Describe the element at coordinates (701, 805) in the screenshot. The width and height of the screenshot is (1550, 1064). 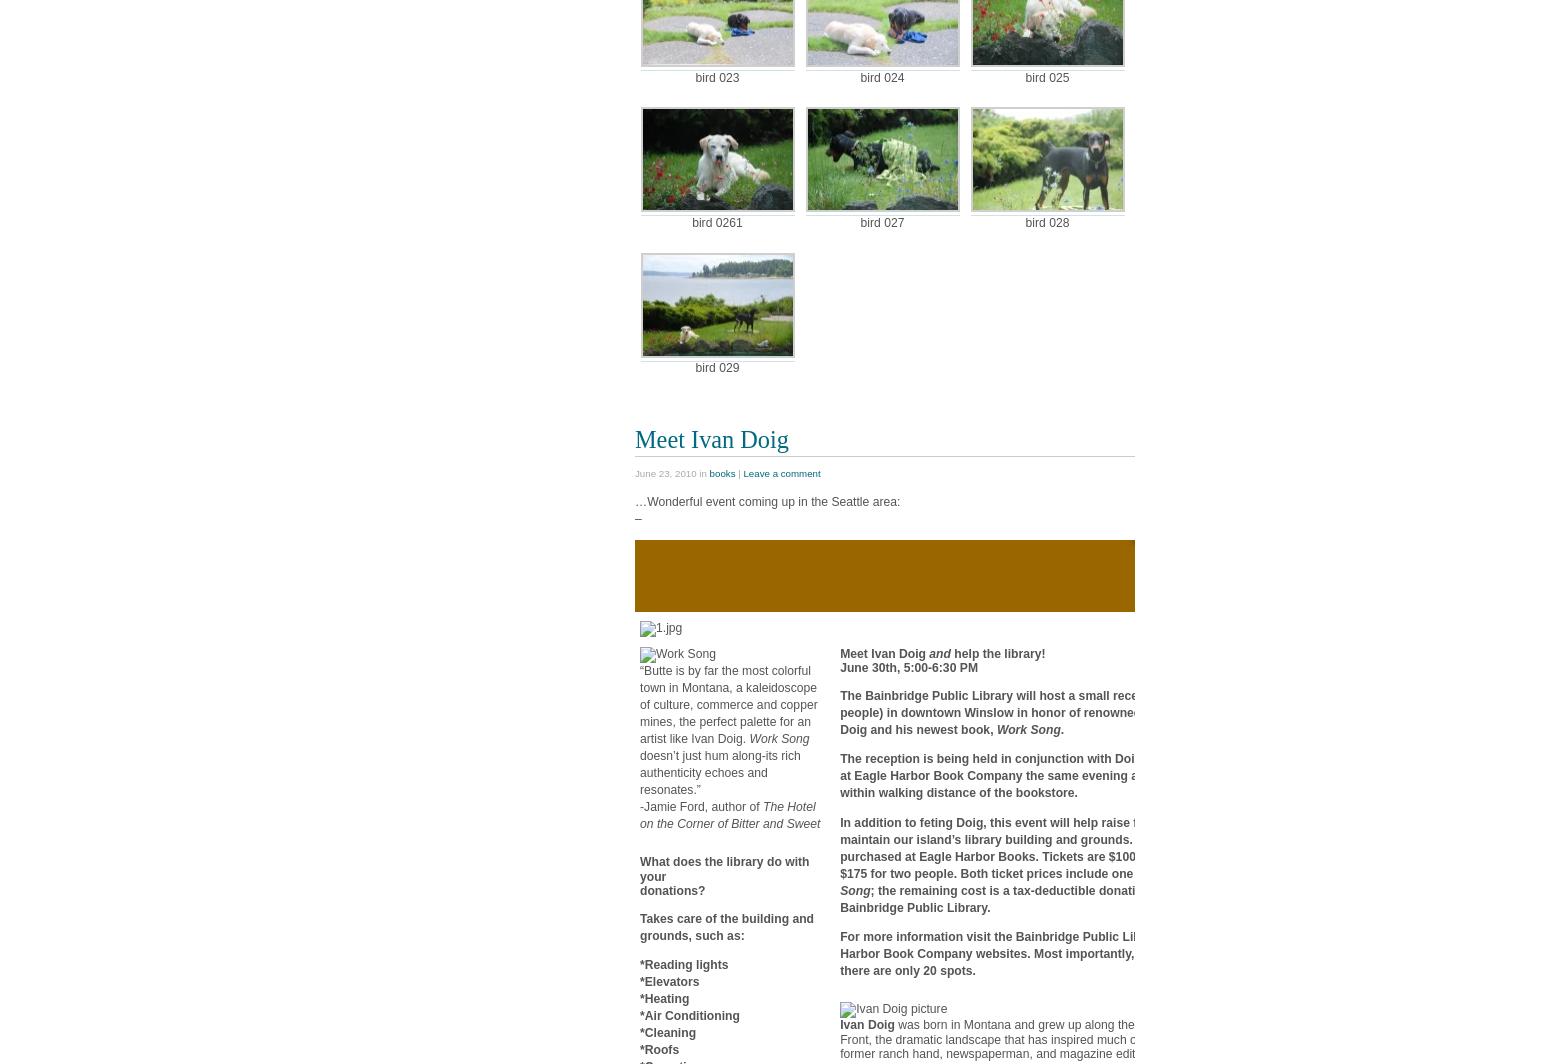
I see `'-Jamie Ford, author of'` at that location.